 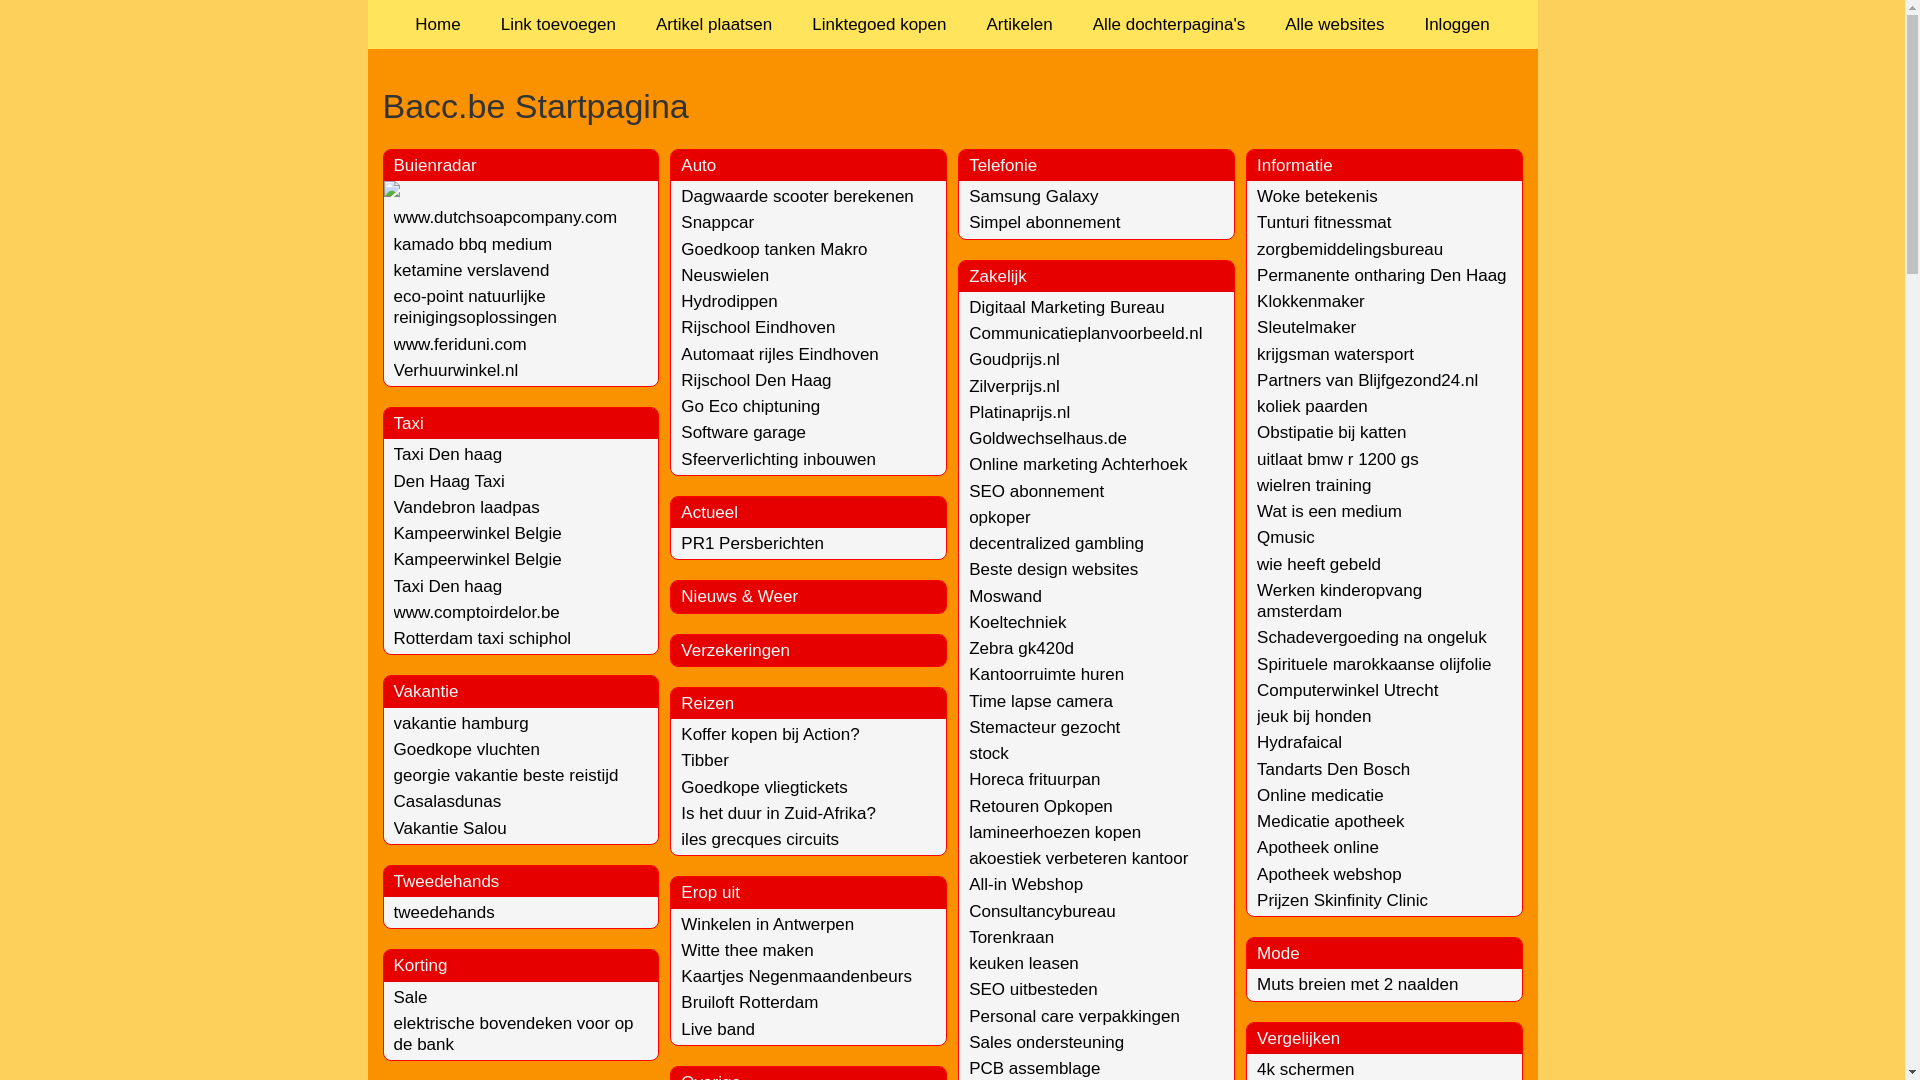 I want to click on 'Linktegoed kopen', so click(x=878, y=24).